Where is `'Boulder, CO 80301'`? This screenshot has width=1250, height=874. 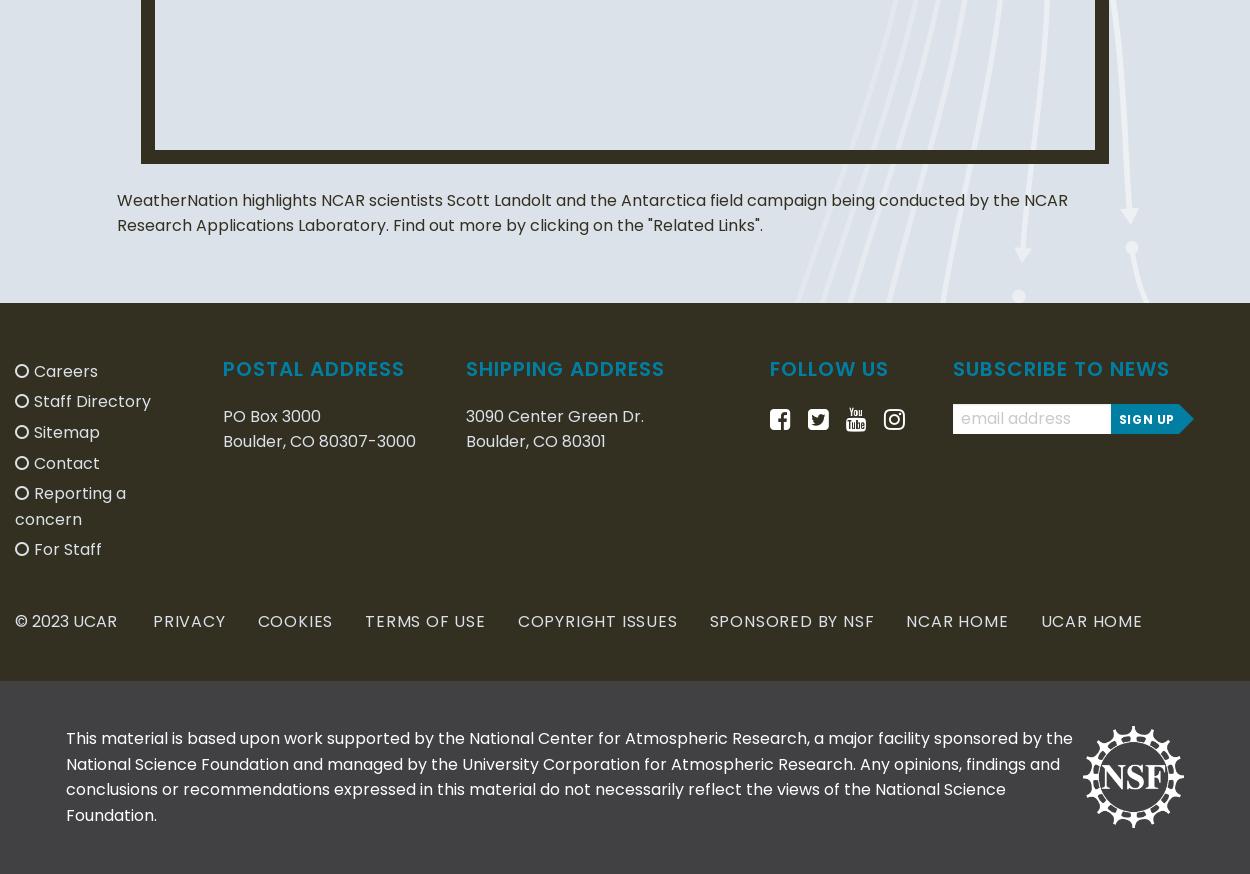 'Boulder, CO 80301' is located at coordinates (465, 440).